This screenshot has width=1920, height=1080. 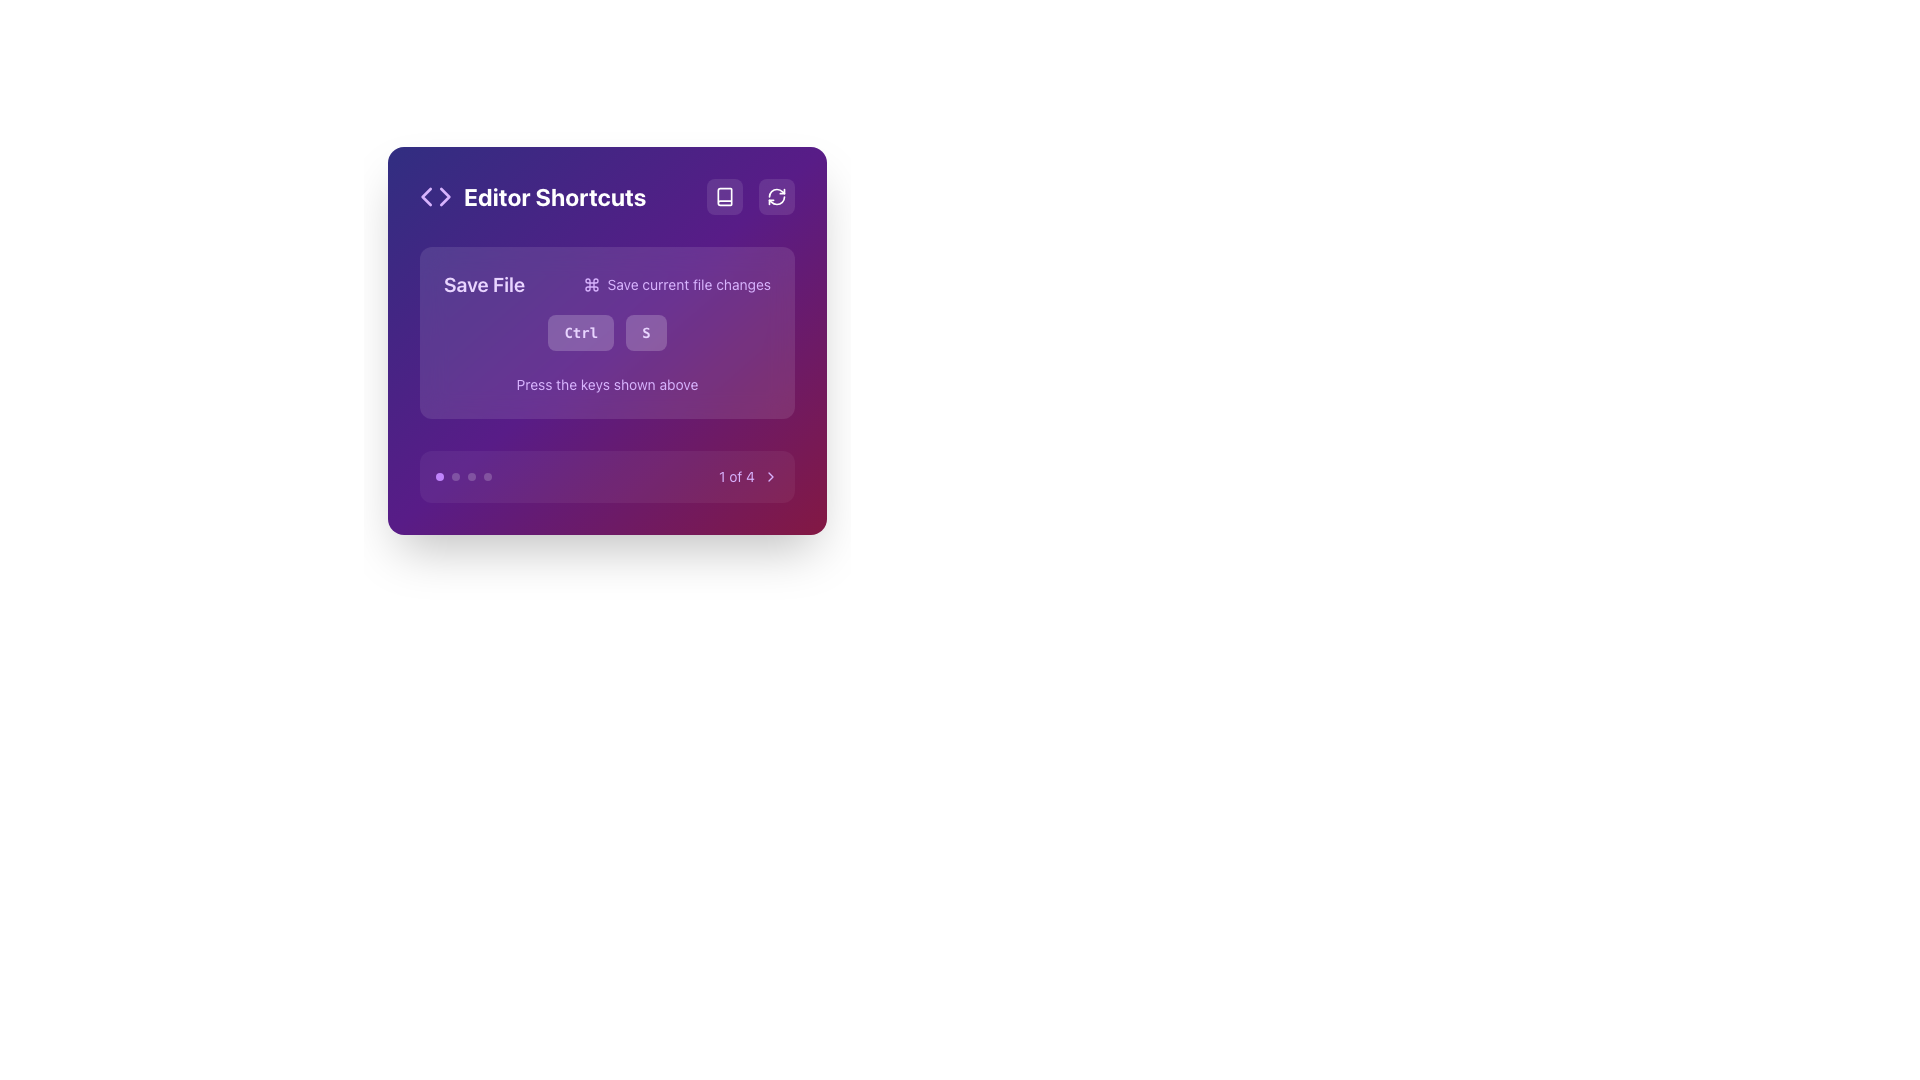 What do you see at coordinates (606, 331) in the screenshot?
I see `the Combination key indicator component that consists of two side-by-side rectangles labeled 'Ctrl' and 'S', which has a light purple background and is located in the middle of the modal under 'Save FileSave current file changes'` at bounding box center [606, 331].